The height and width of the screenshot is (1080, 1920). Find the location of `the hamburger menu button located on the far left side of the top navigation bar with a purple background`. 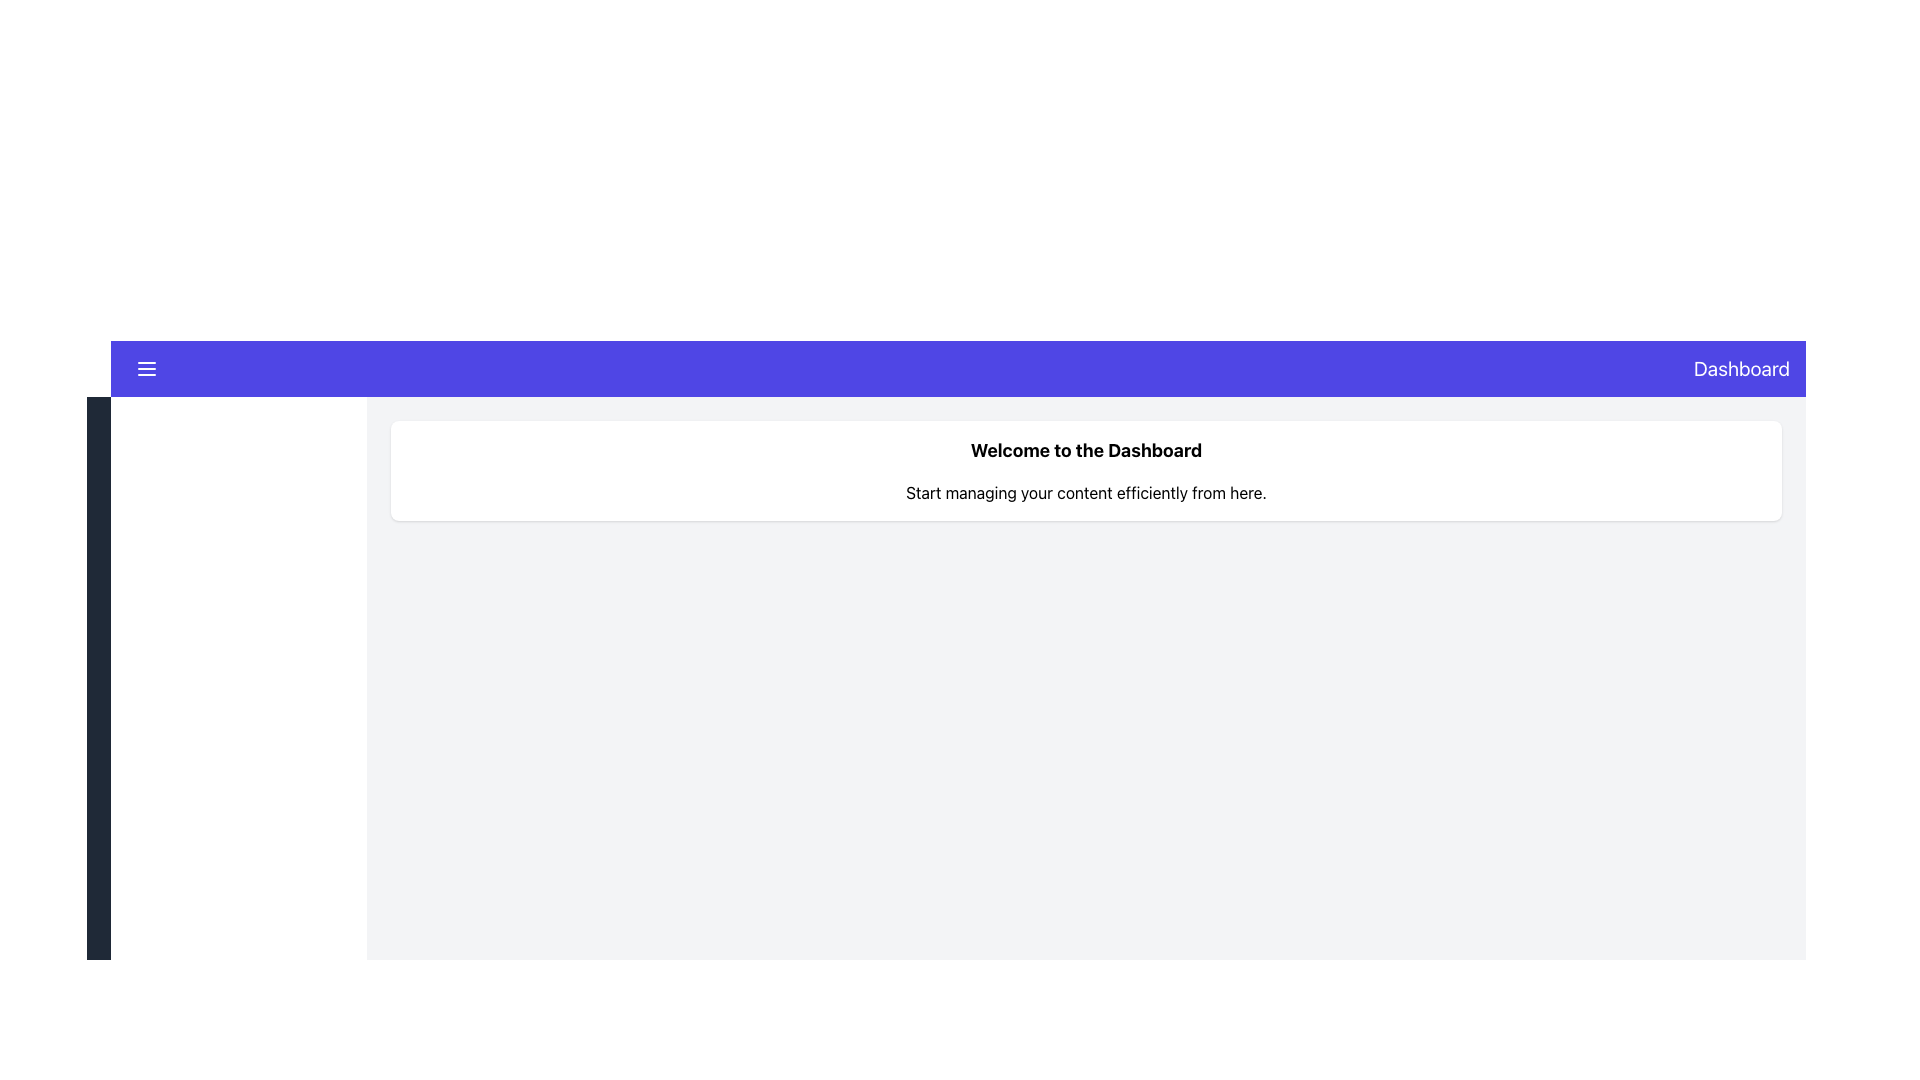

the hamburger menu button located on the far left side of the top navigation bar with a purple background is located at coordinates (146, 369).